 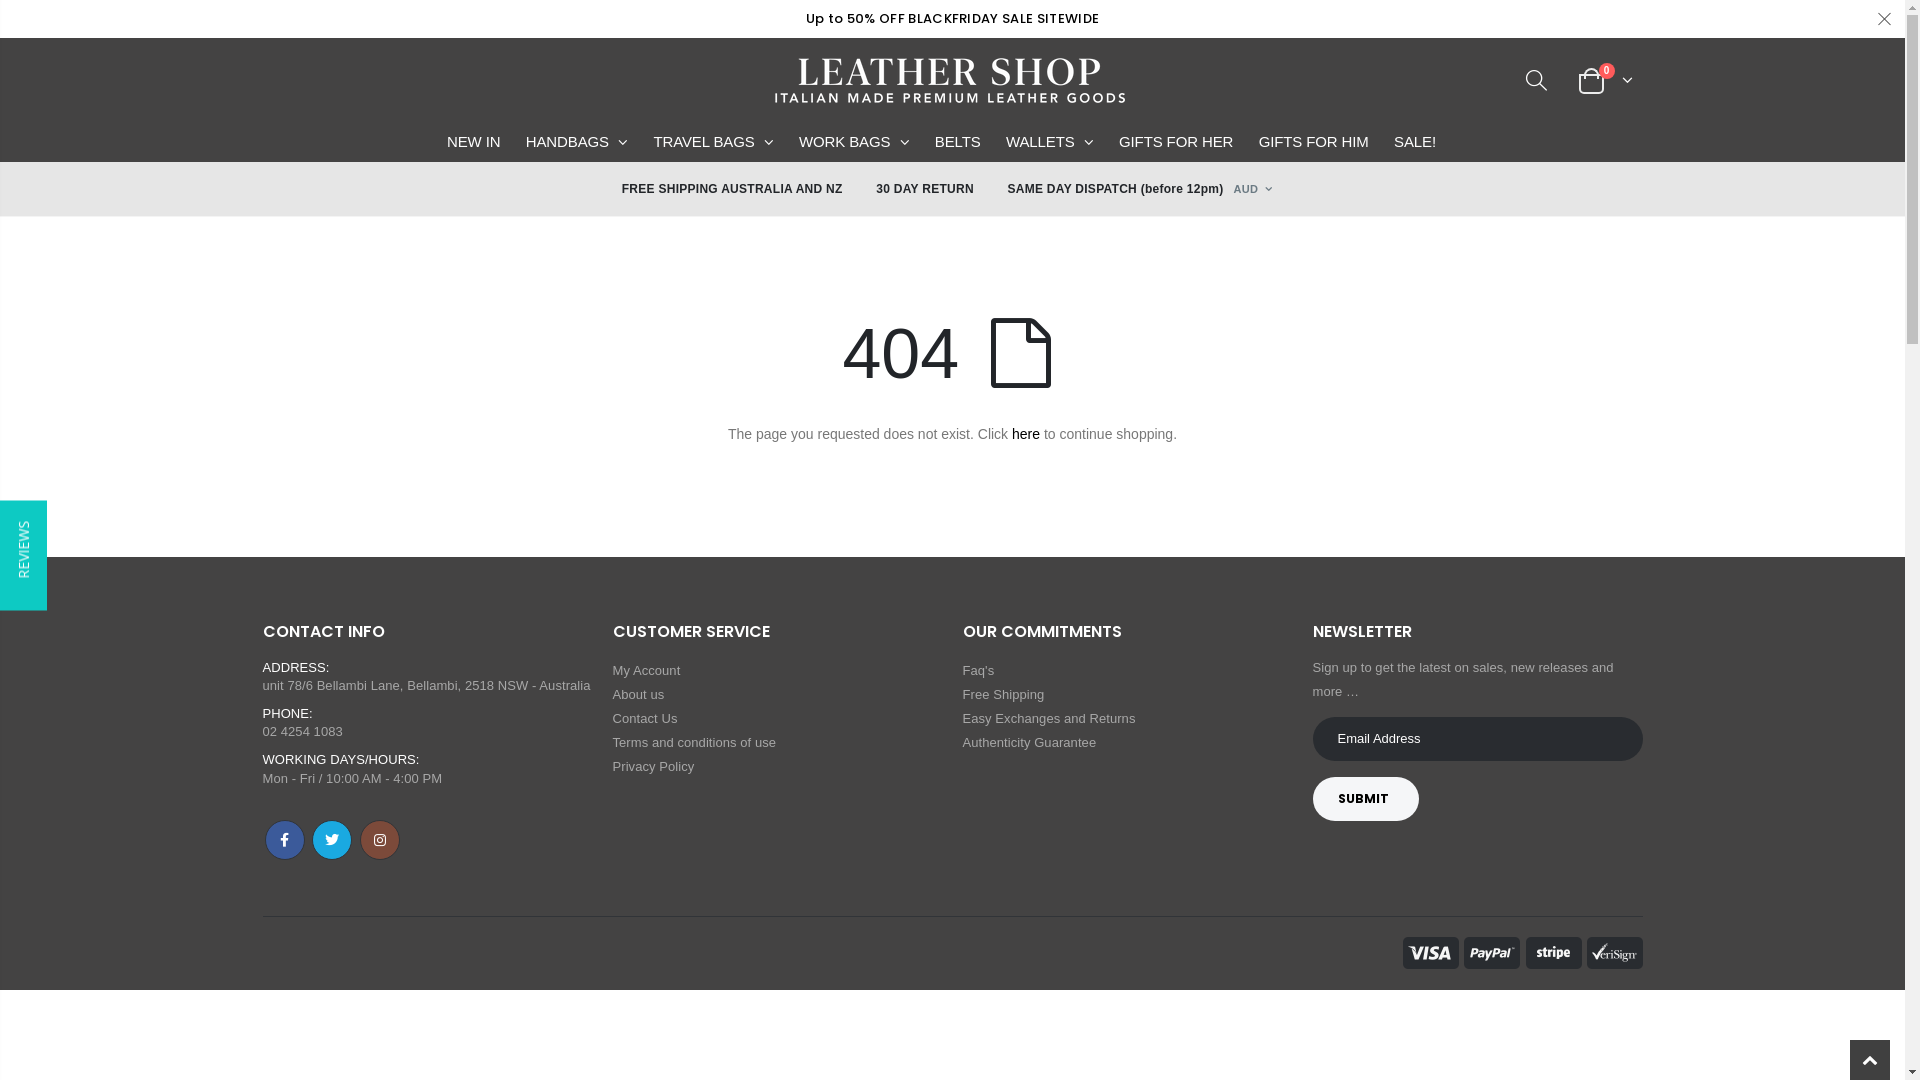 I want to click on 'AED', so click(x=1250, y=222).